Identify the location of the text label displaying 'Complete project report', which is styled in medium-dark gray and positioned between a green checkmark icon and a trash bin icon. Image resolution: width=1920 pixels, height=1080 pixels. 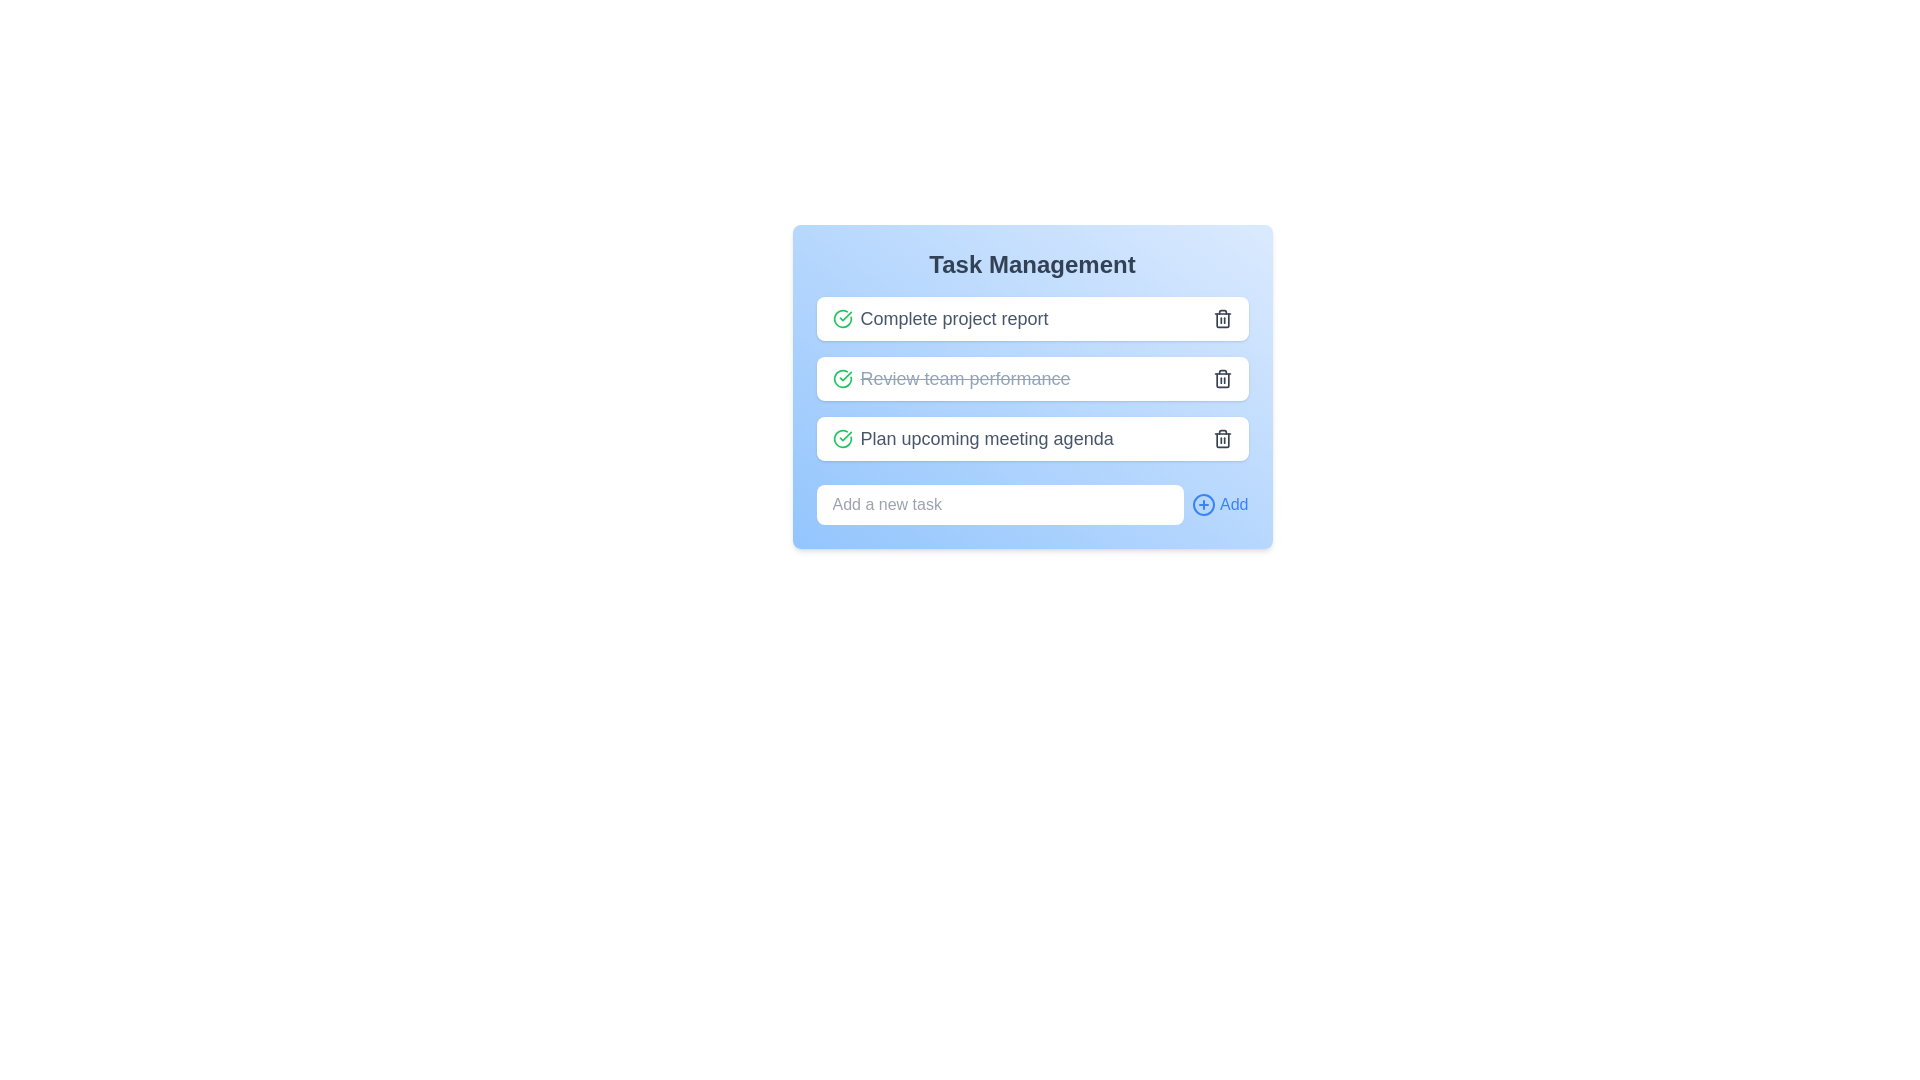
(953, 318).